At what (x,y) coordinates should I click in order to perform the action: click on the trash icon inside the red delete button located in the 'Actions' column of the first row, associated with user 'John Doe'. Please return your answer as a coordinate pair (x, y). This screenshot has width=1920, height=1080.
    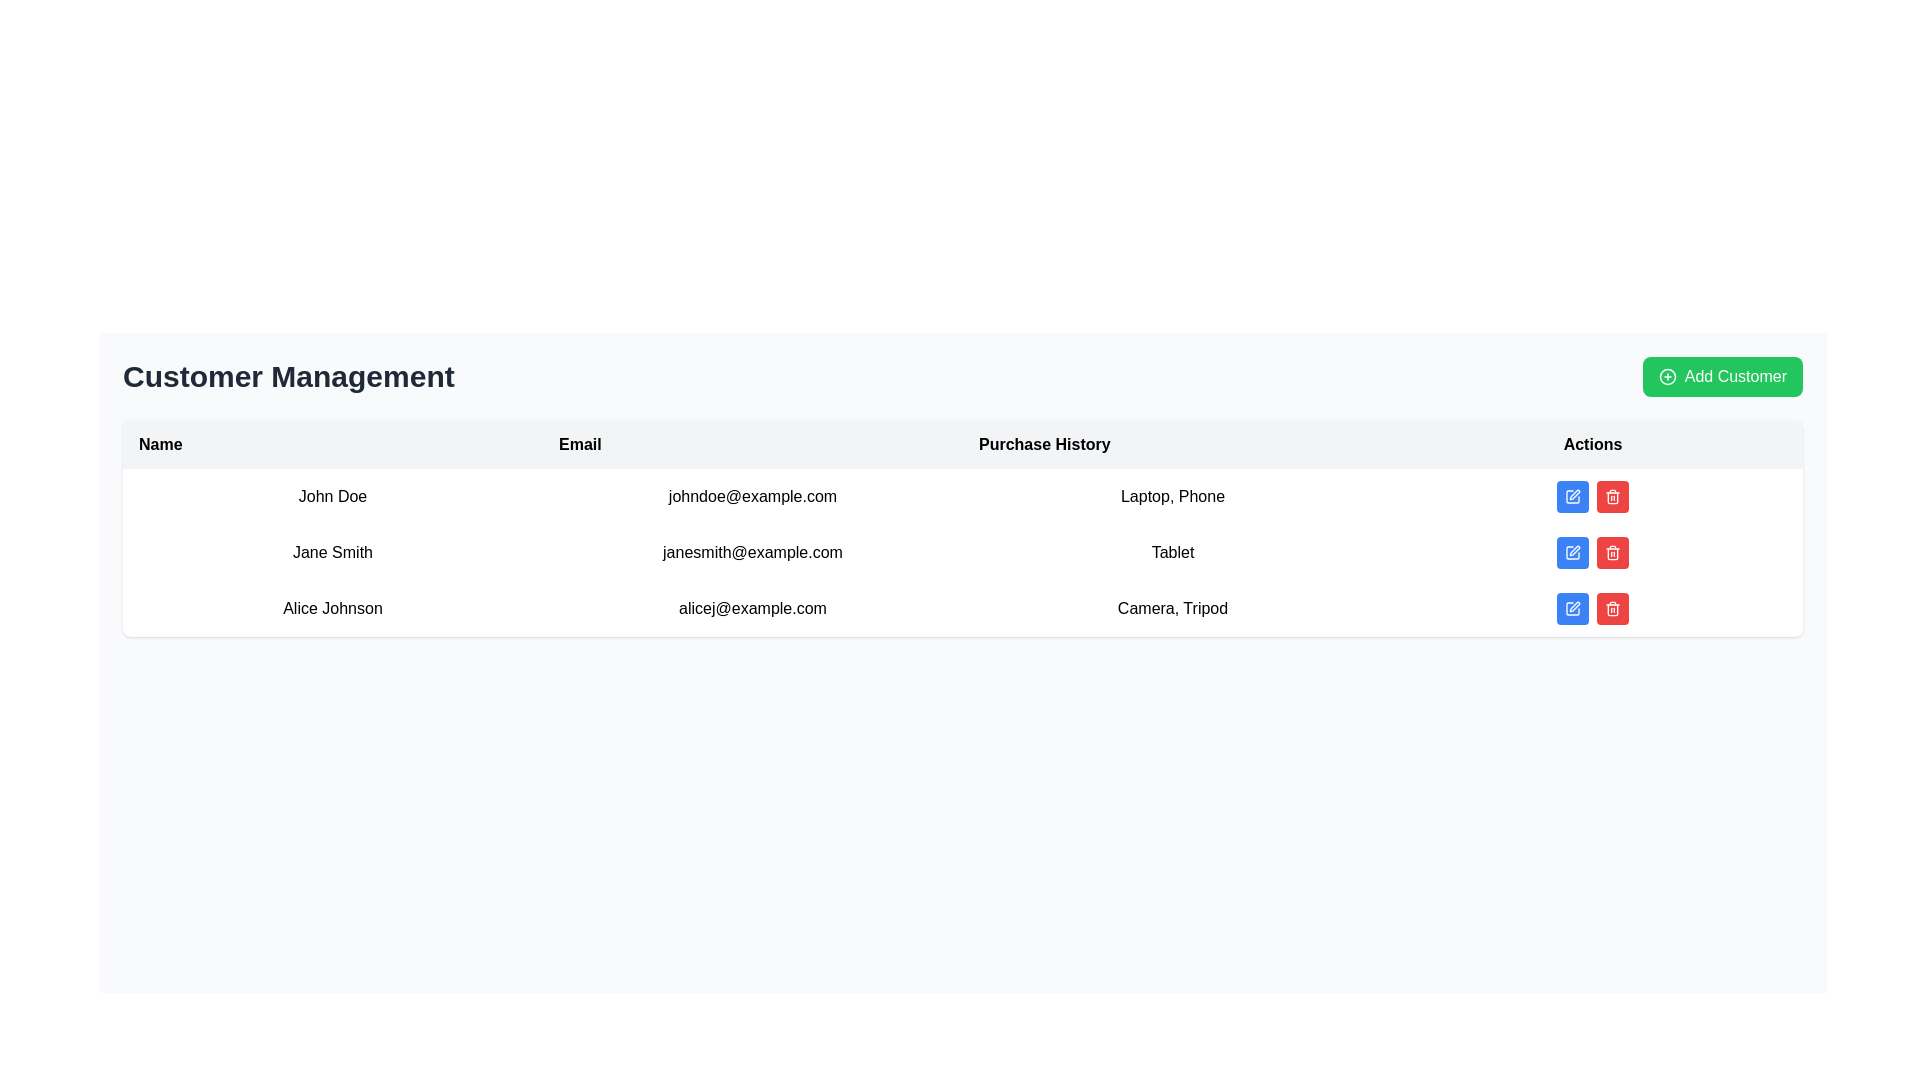
    Looking at the image, I should click on (1612, 496).